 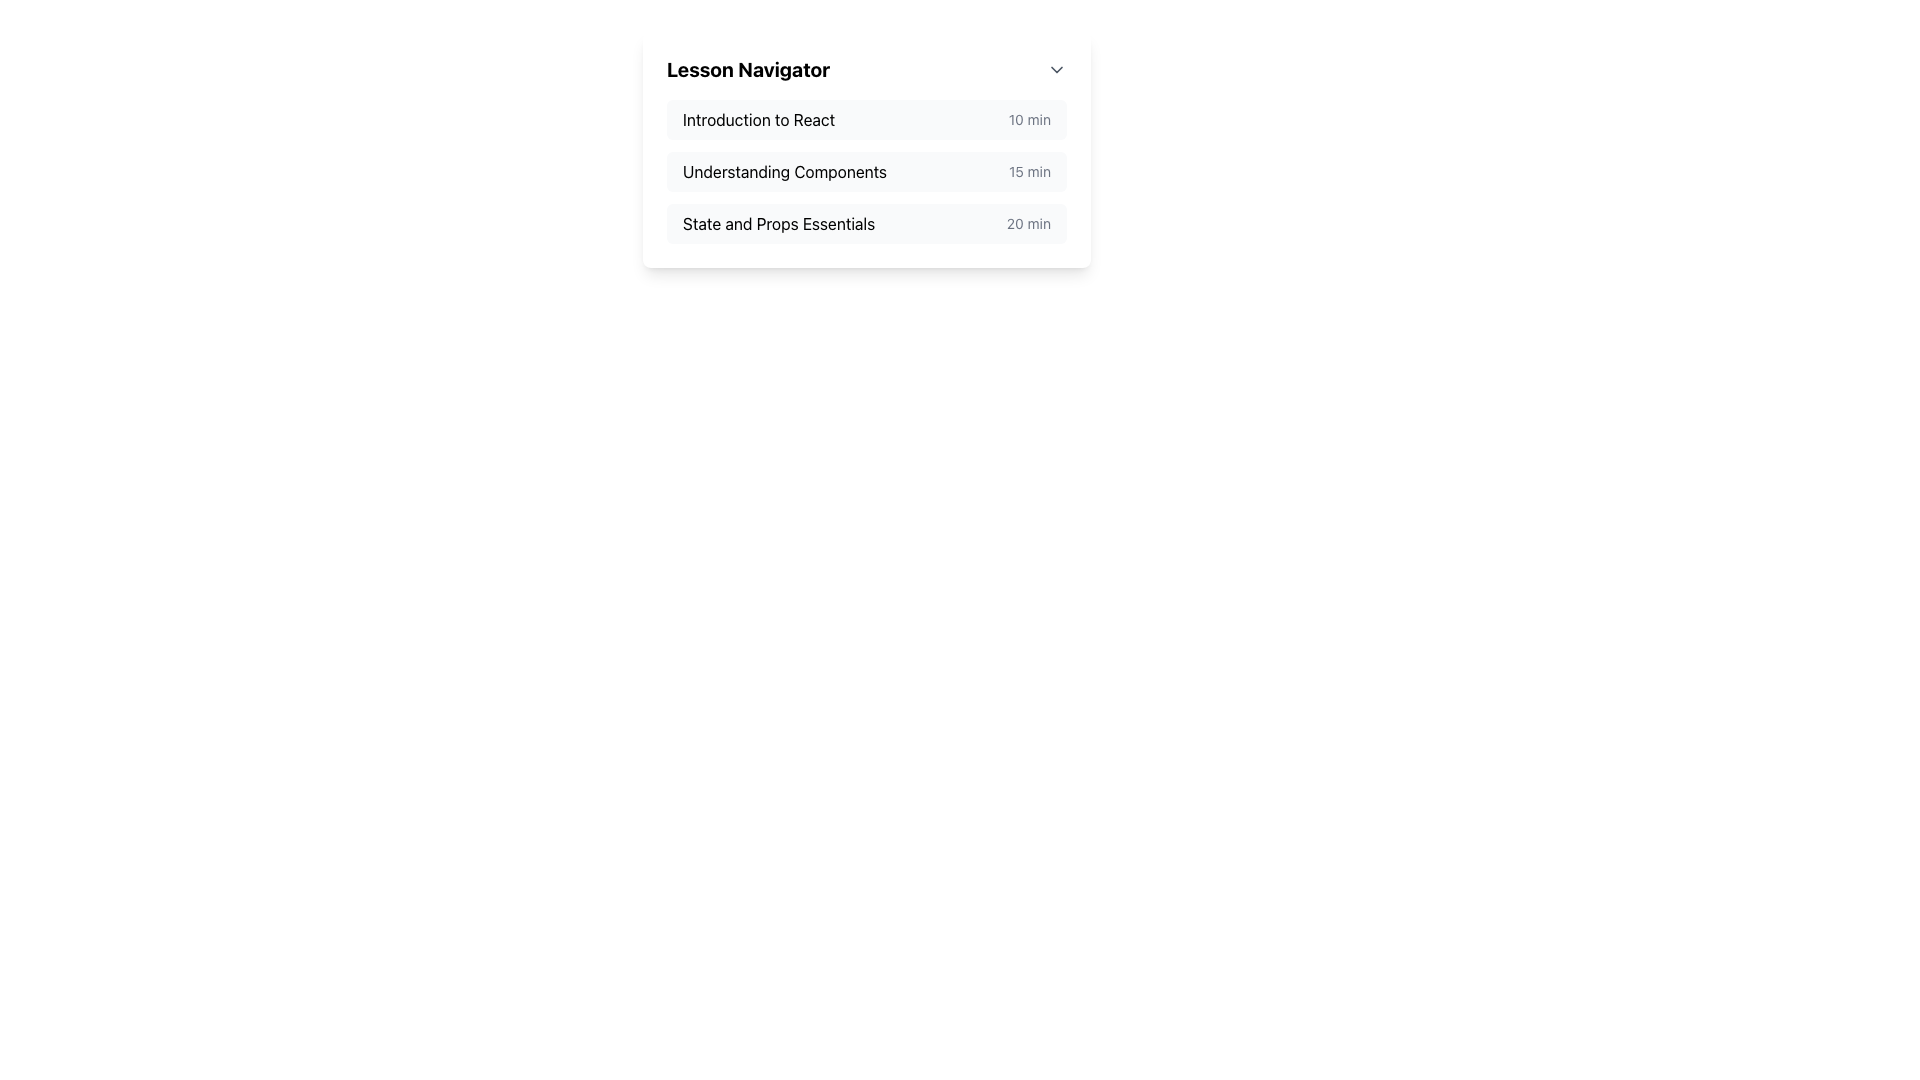 What do you see at coordinates (867, 119) in the screenshot?
I see `the first List Item titled 'Introduction to React'` at bounding box center [867, 119].